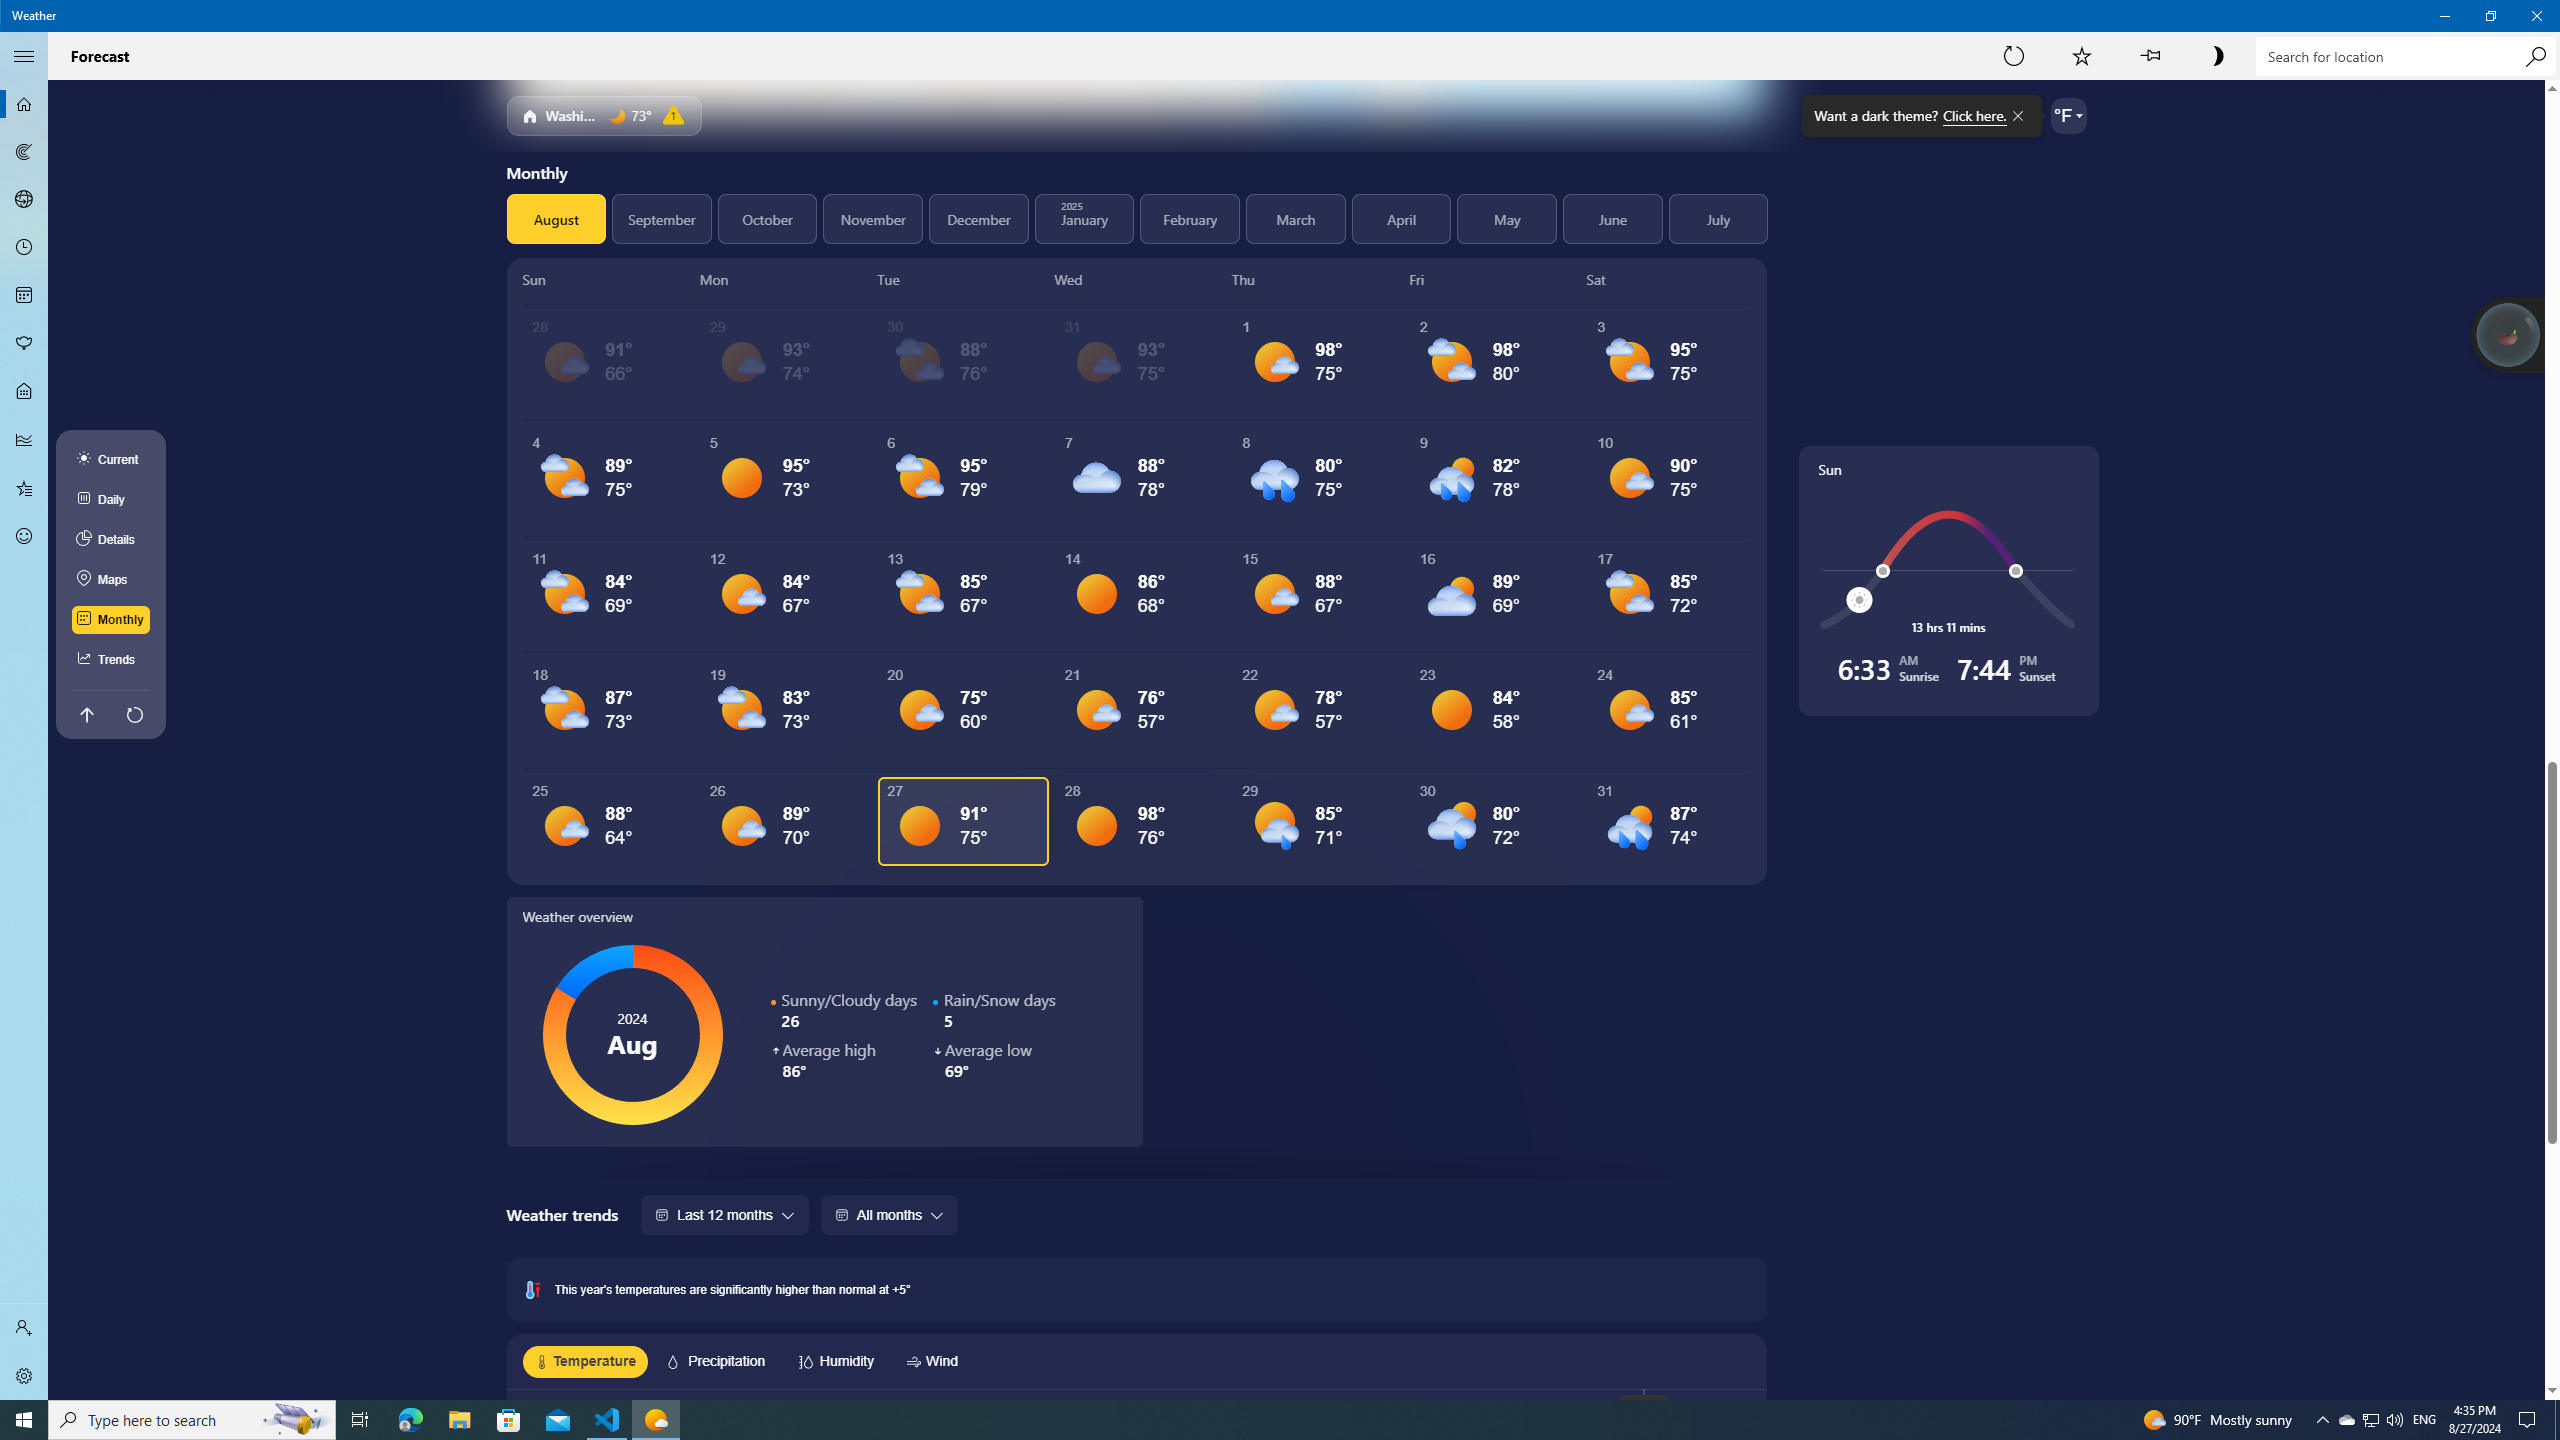  I want to click on 'Action Center, No new notifications', so click(2530, 1418).